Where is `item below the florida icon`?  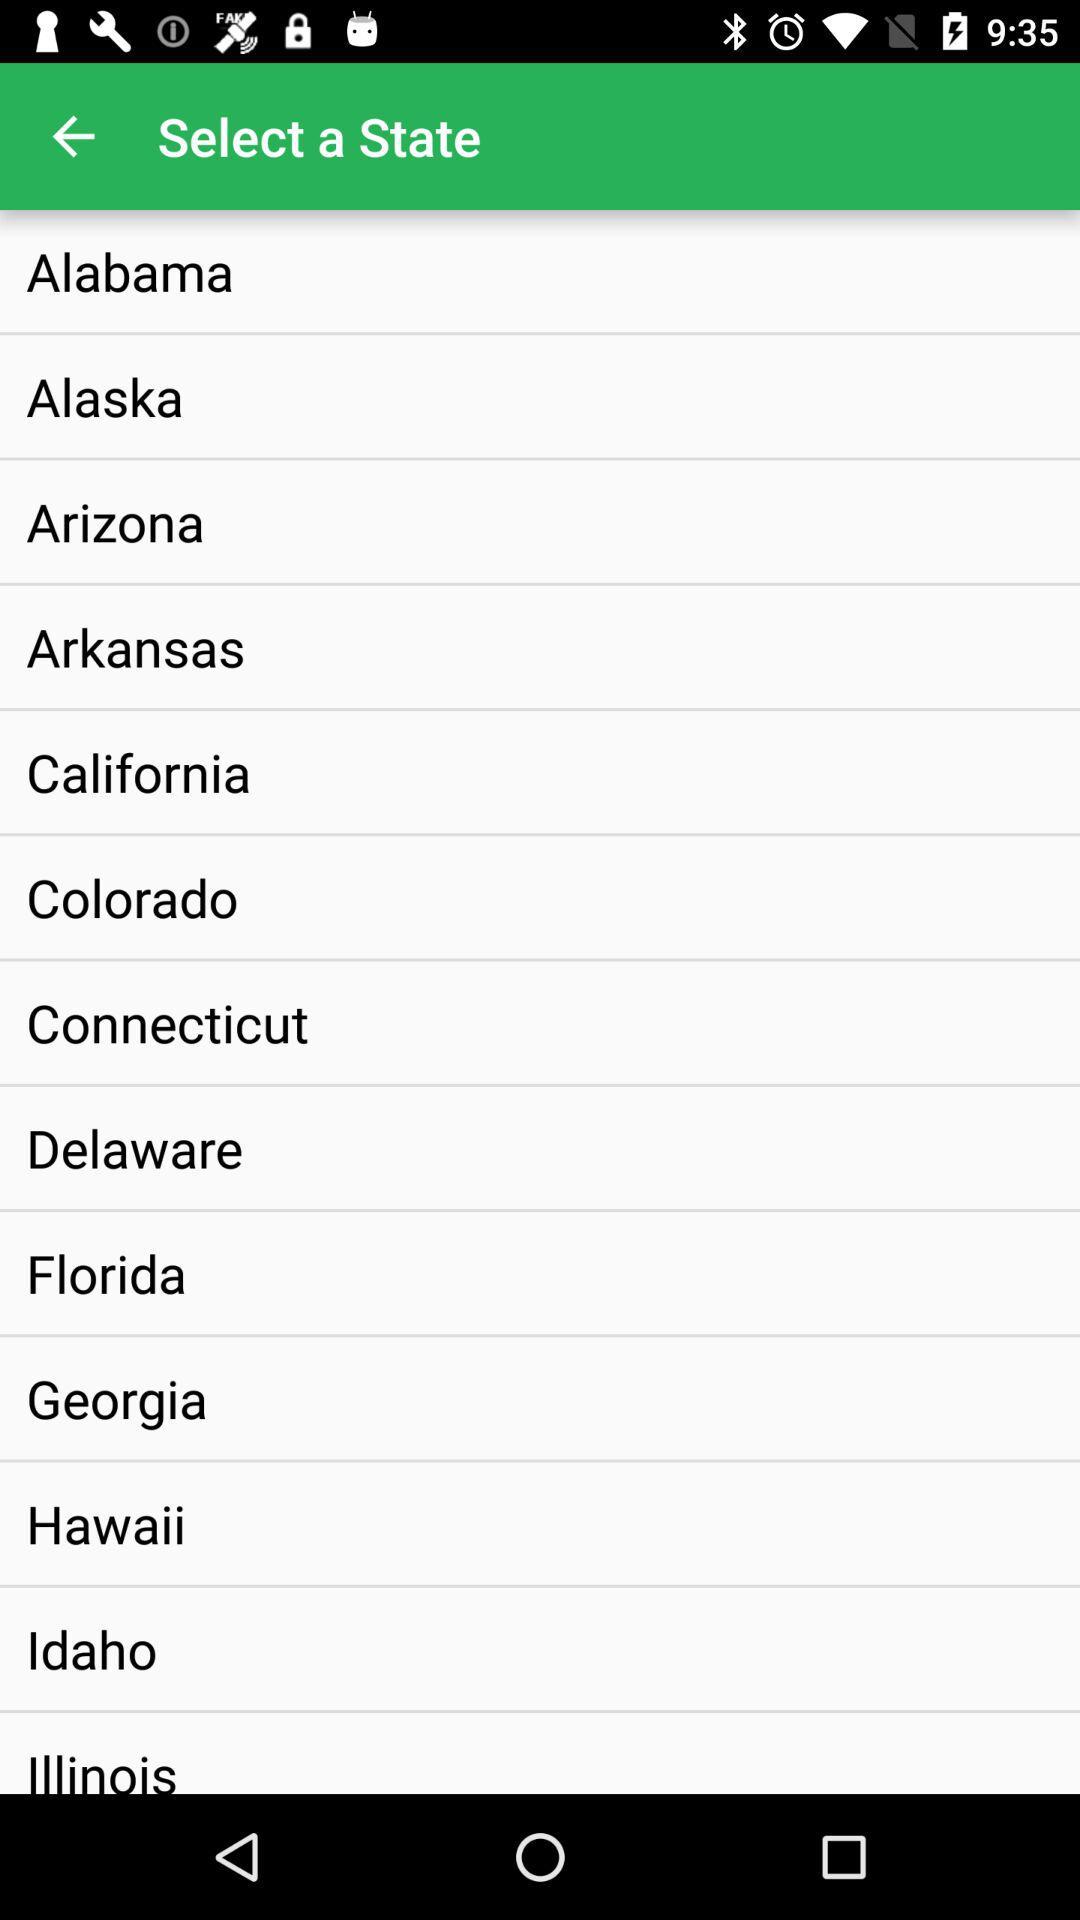 item below the florida icon is located at coordinates (116, 1397).